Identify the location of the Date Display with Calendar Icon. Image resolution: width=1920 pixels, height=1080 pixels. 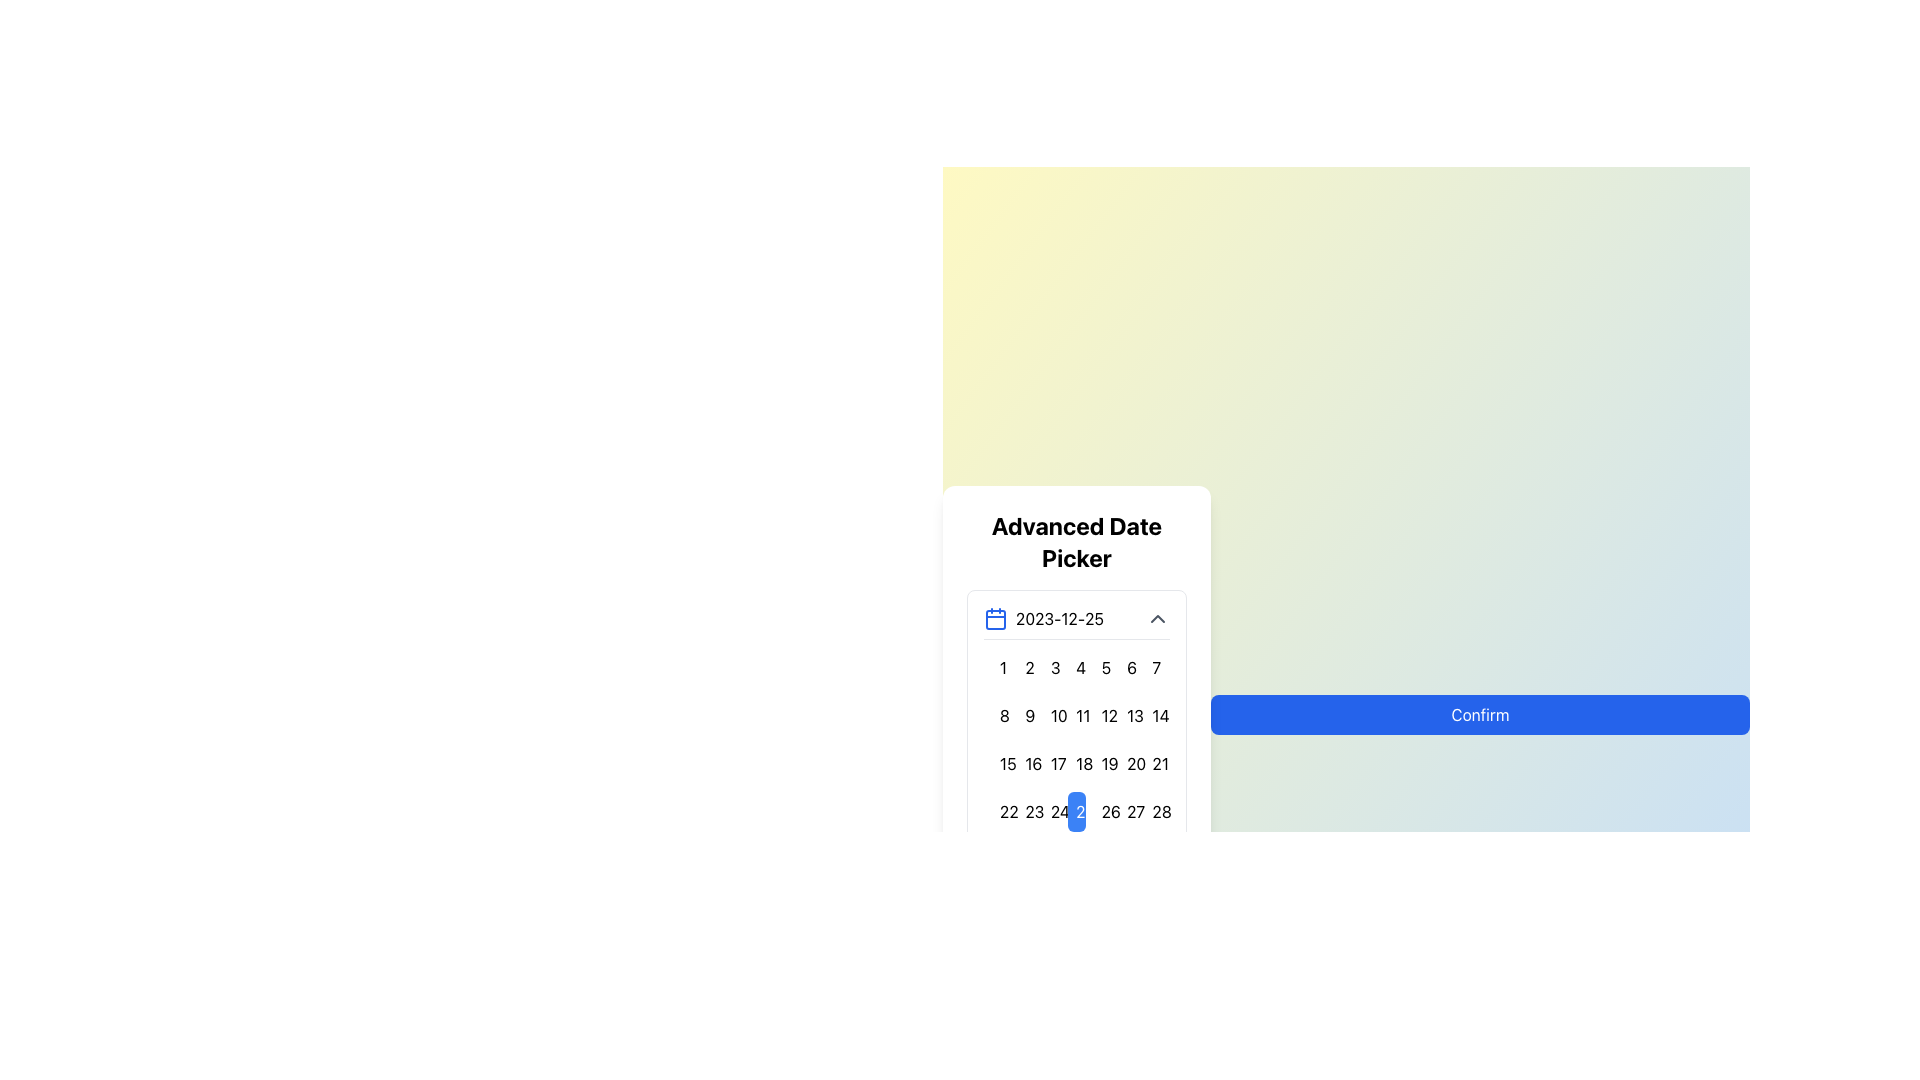
(1043, 617).